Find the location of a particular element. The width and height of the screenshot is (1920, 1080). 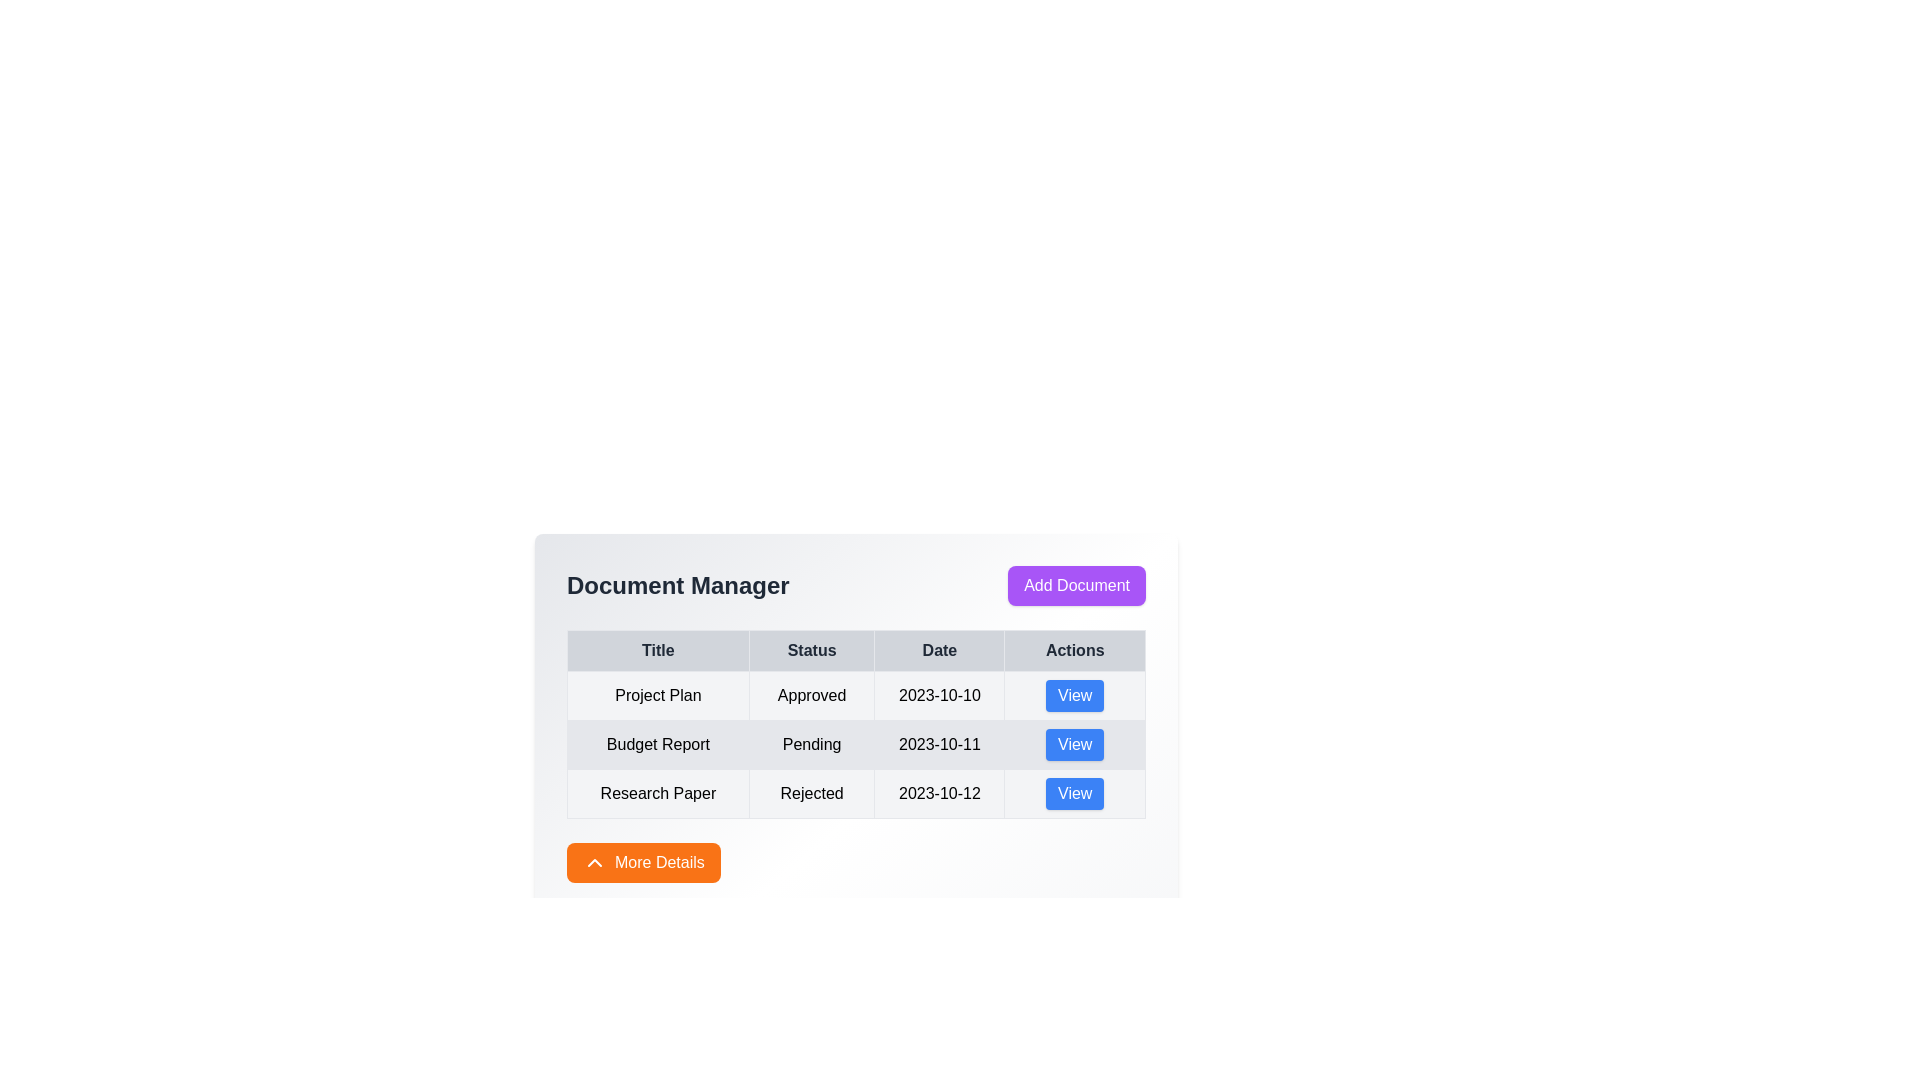

the button for adding a new document located in the upper right corner of the header section is located at coordinates (1076, 585).